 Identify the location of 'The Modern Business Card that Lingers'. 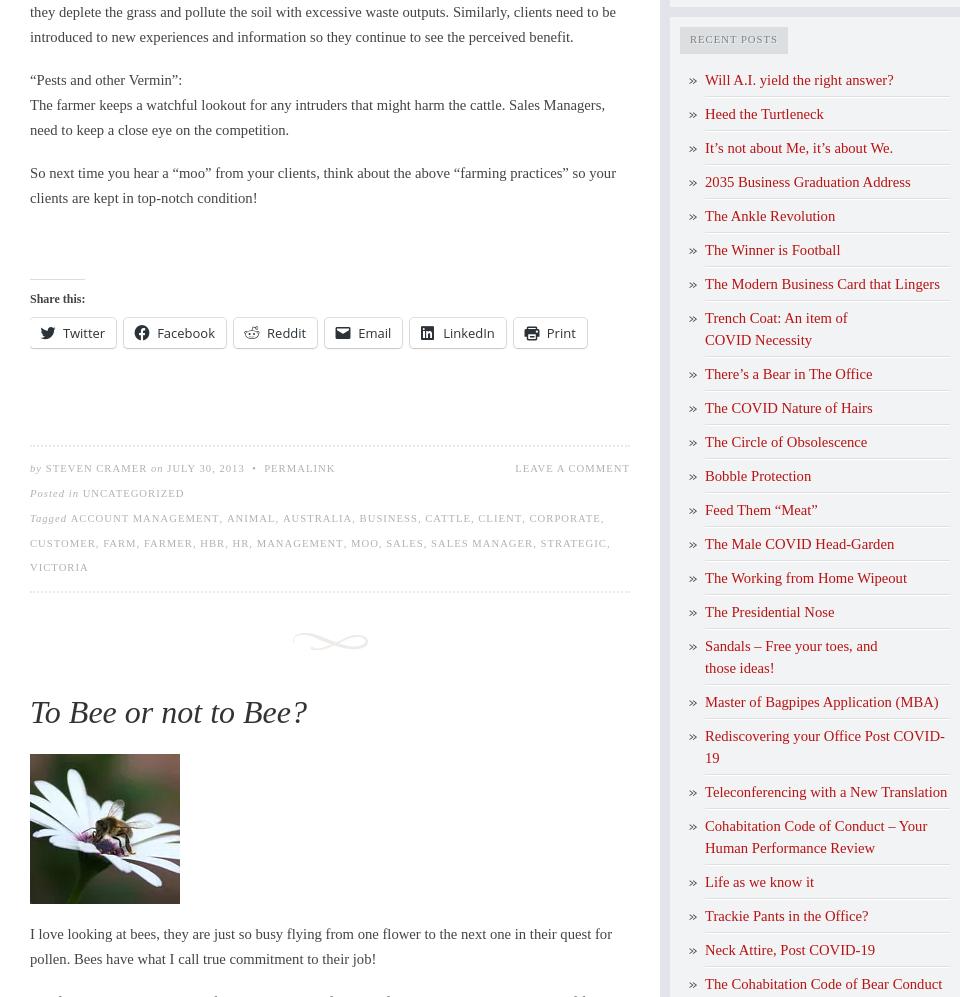
(821, 283).